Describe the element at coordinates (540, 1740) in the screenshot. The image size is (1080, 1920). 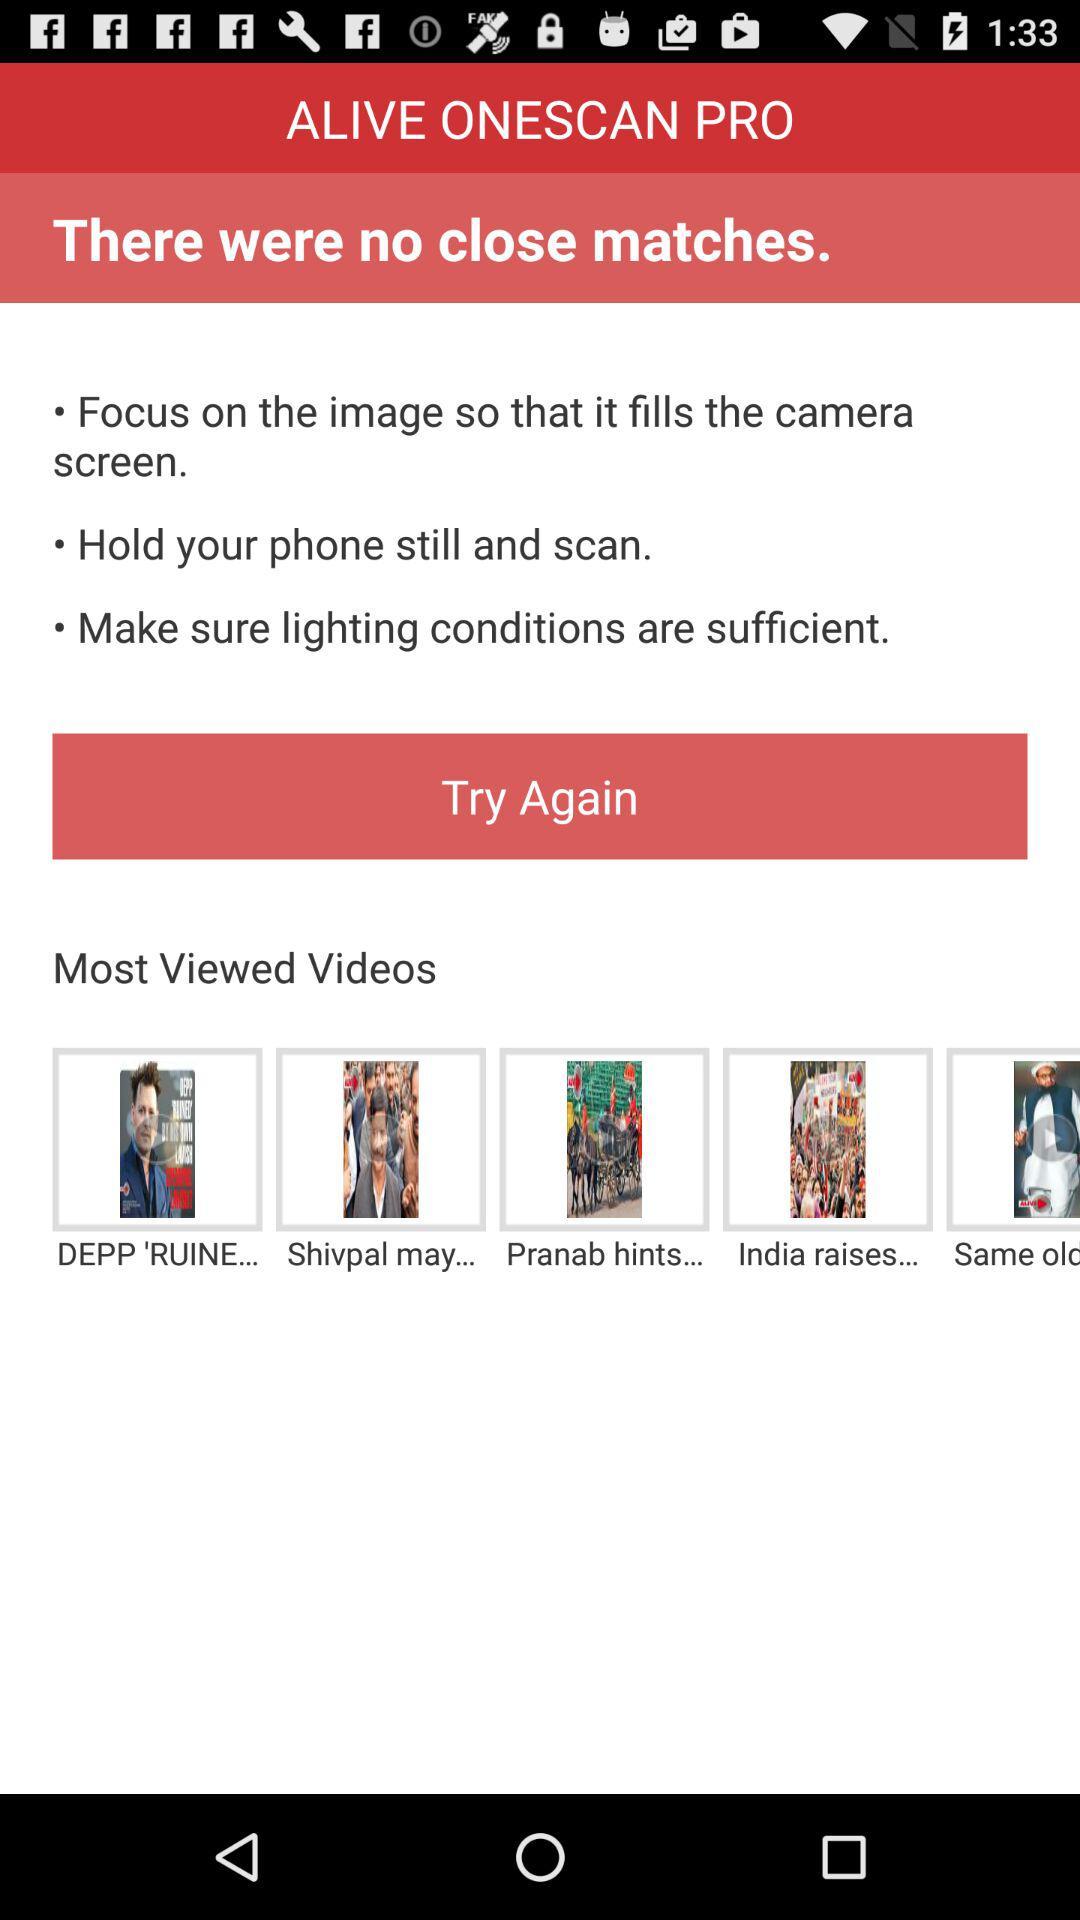
I see `the icon below the depp ruined by` at that location.